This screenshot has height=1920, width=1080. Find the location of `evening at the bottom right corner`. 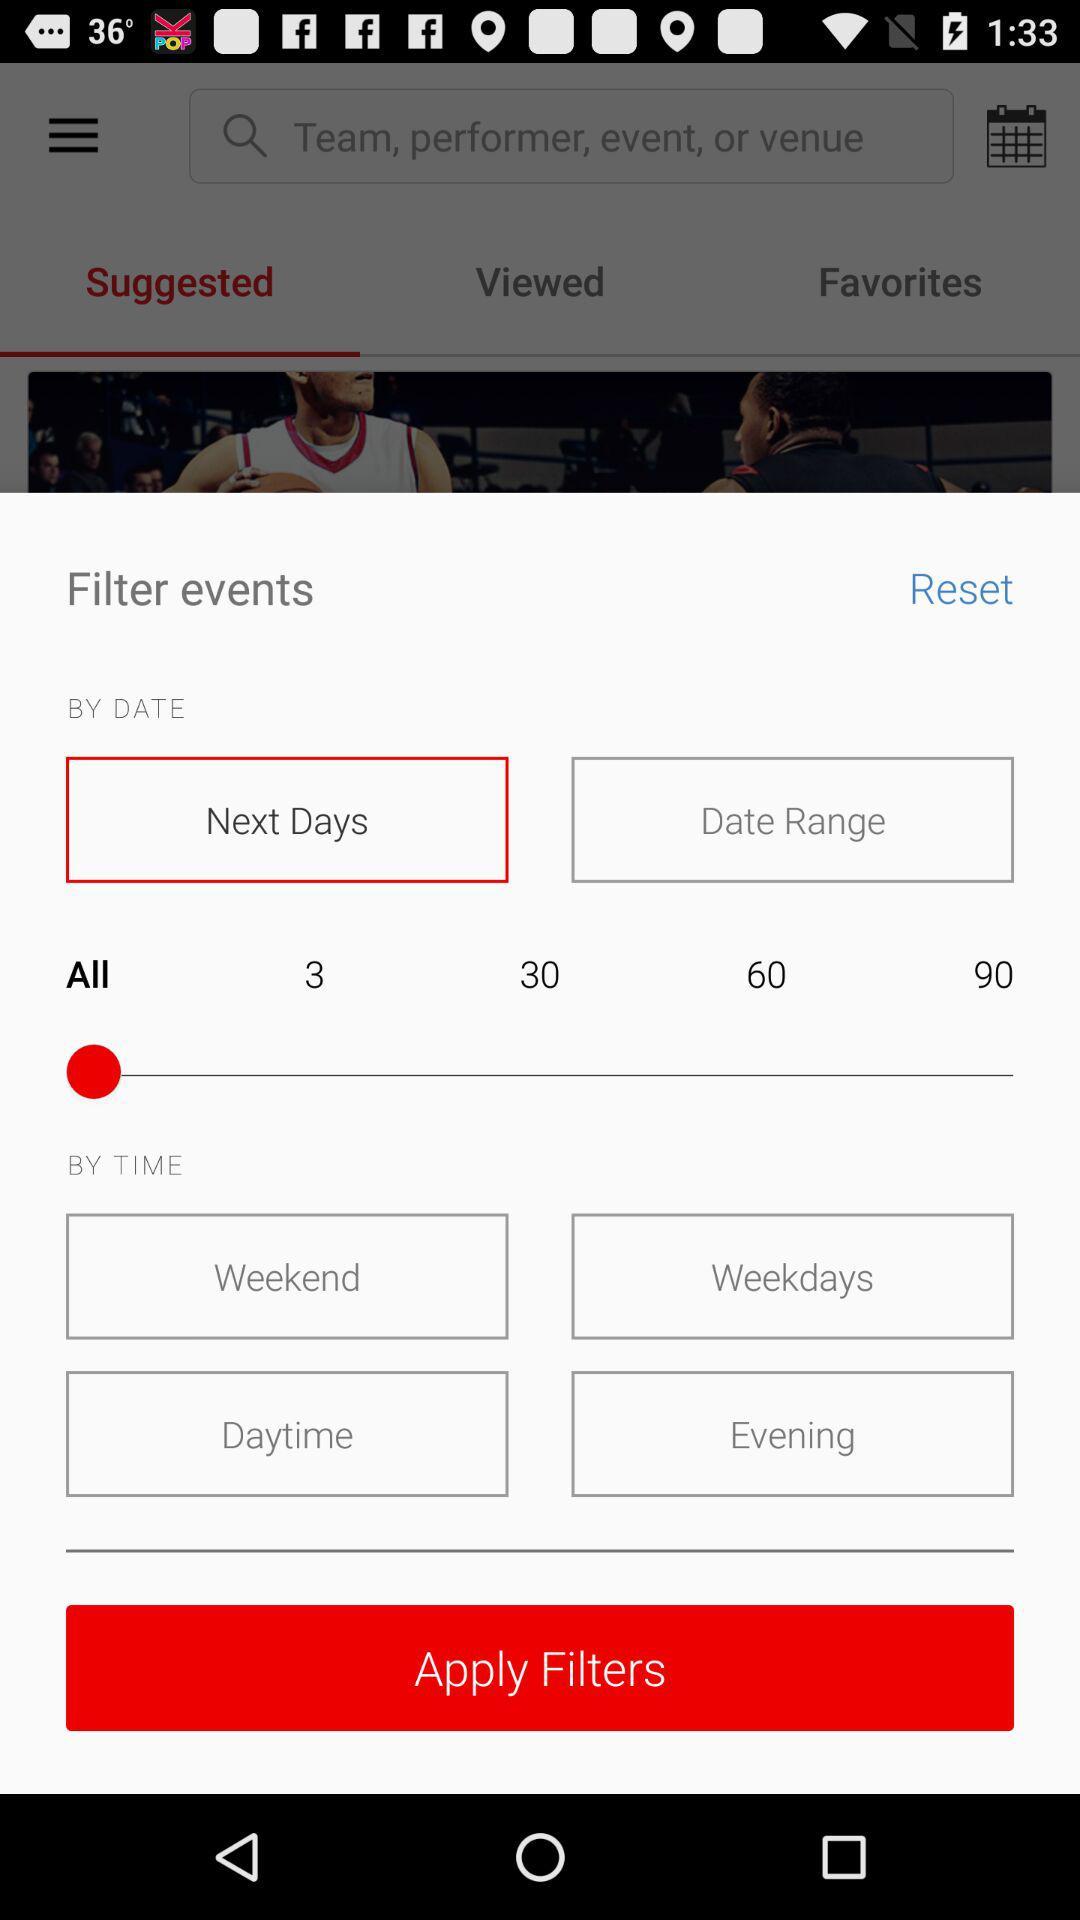

evening at the bottom right corner is located at coordinates (791, 1433).